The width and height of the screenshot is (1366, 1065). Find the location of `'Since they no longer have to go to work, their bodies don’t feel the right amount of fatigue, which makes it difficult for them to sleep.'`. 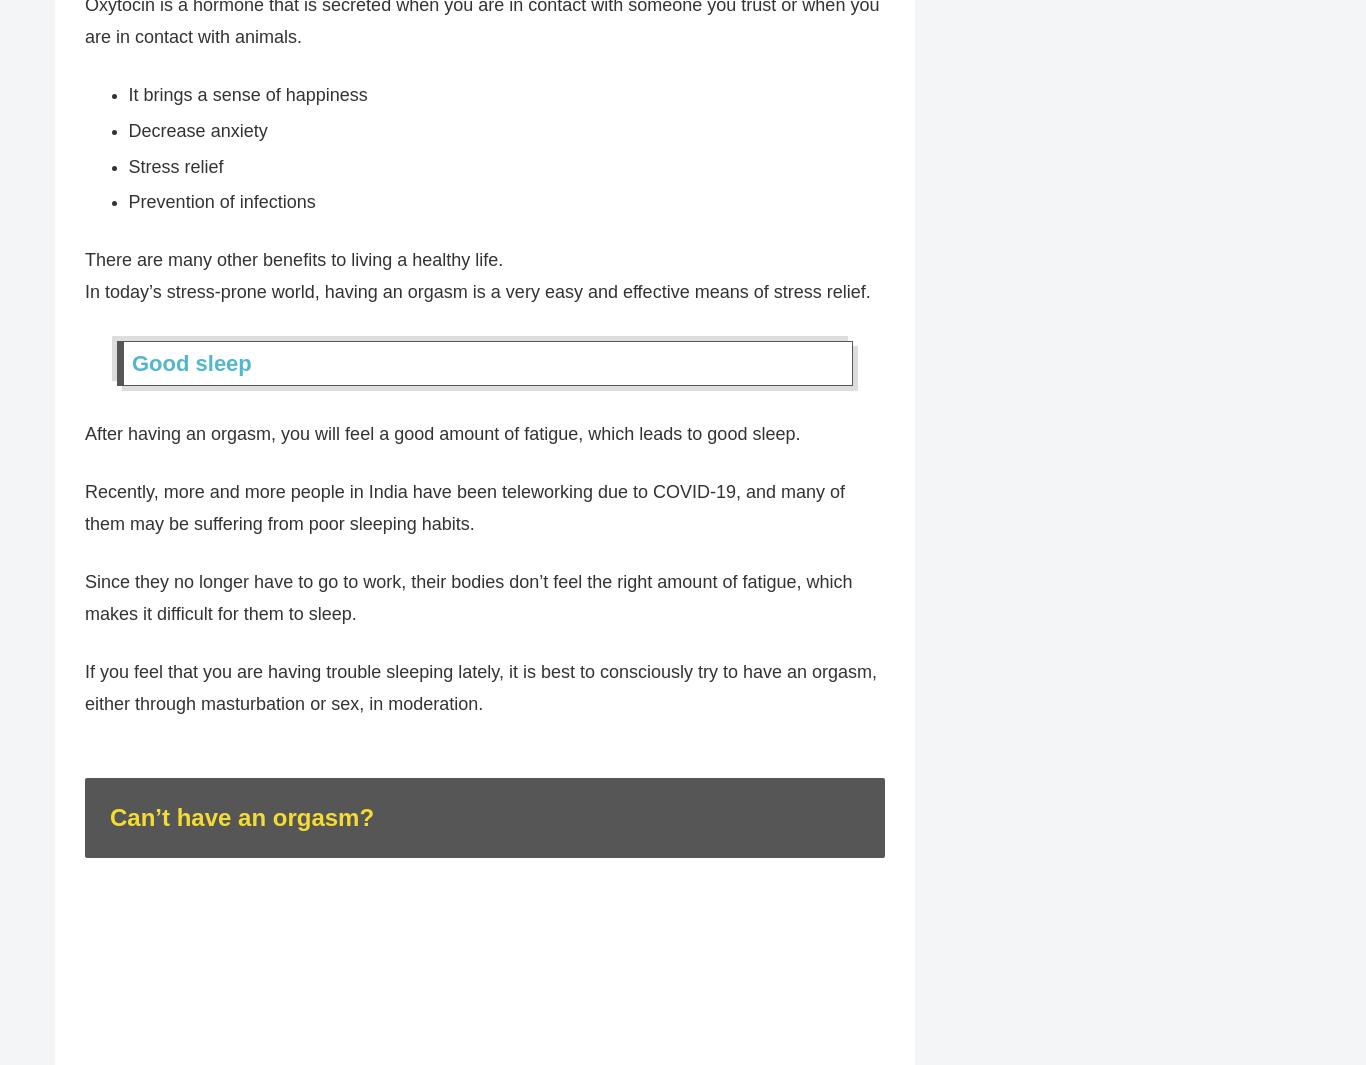

'Since they no longer have to go to work, their bodies don’t feel the right amount of fatigue, which makes it difficult for them to sleep.' is located at coordinates (468, 599).